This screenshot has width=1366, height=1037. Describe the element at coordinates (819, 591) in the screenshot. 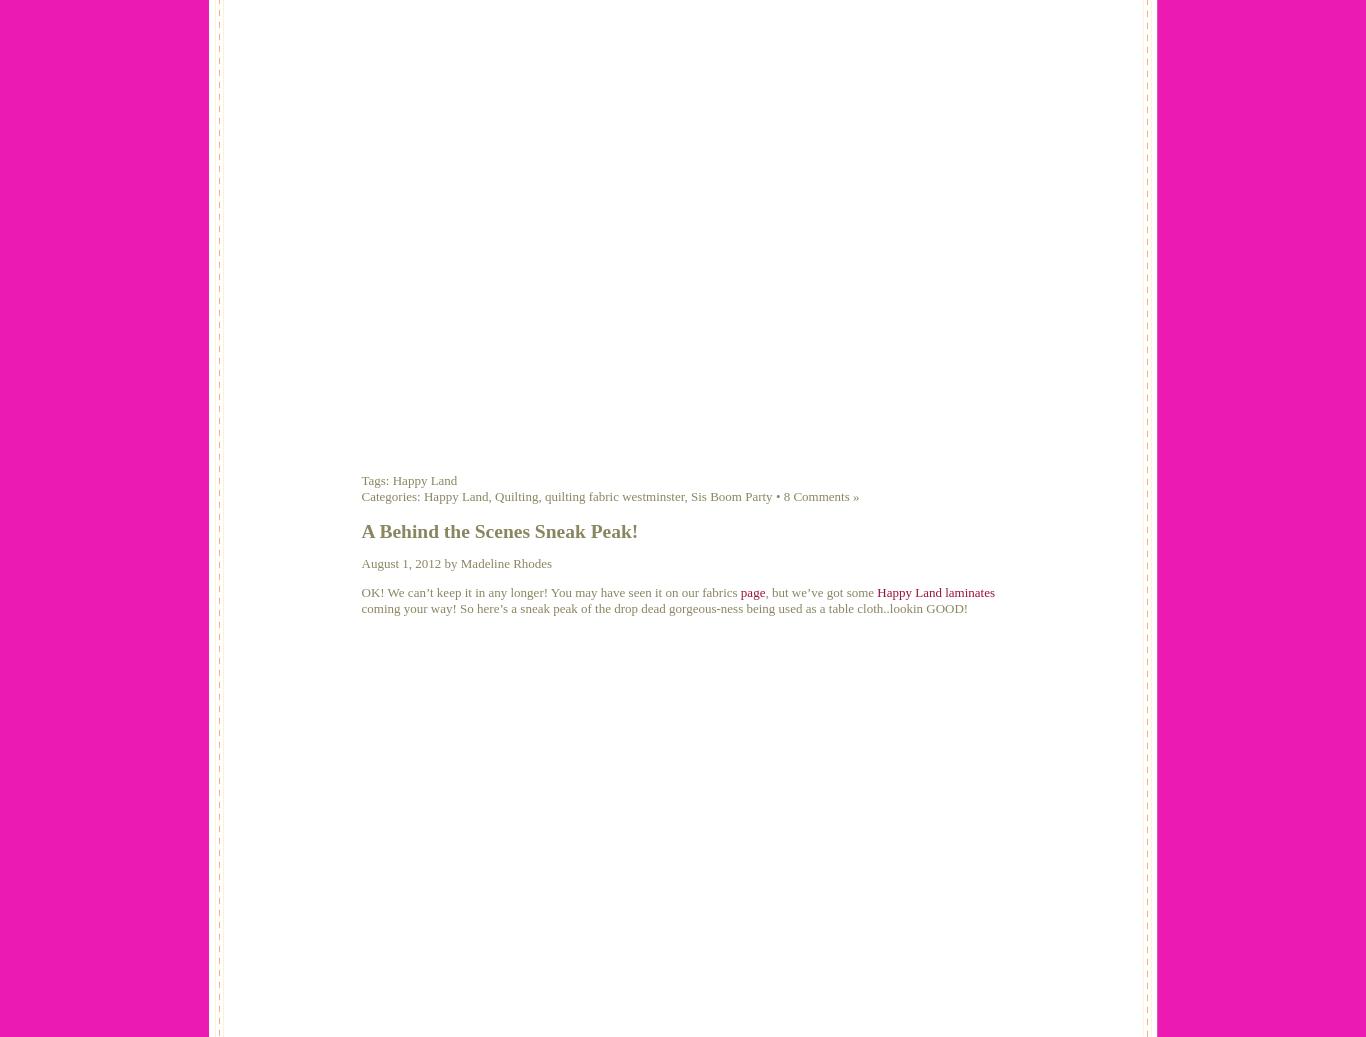

I see `', but we’ve got some'` at that location.